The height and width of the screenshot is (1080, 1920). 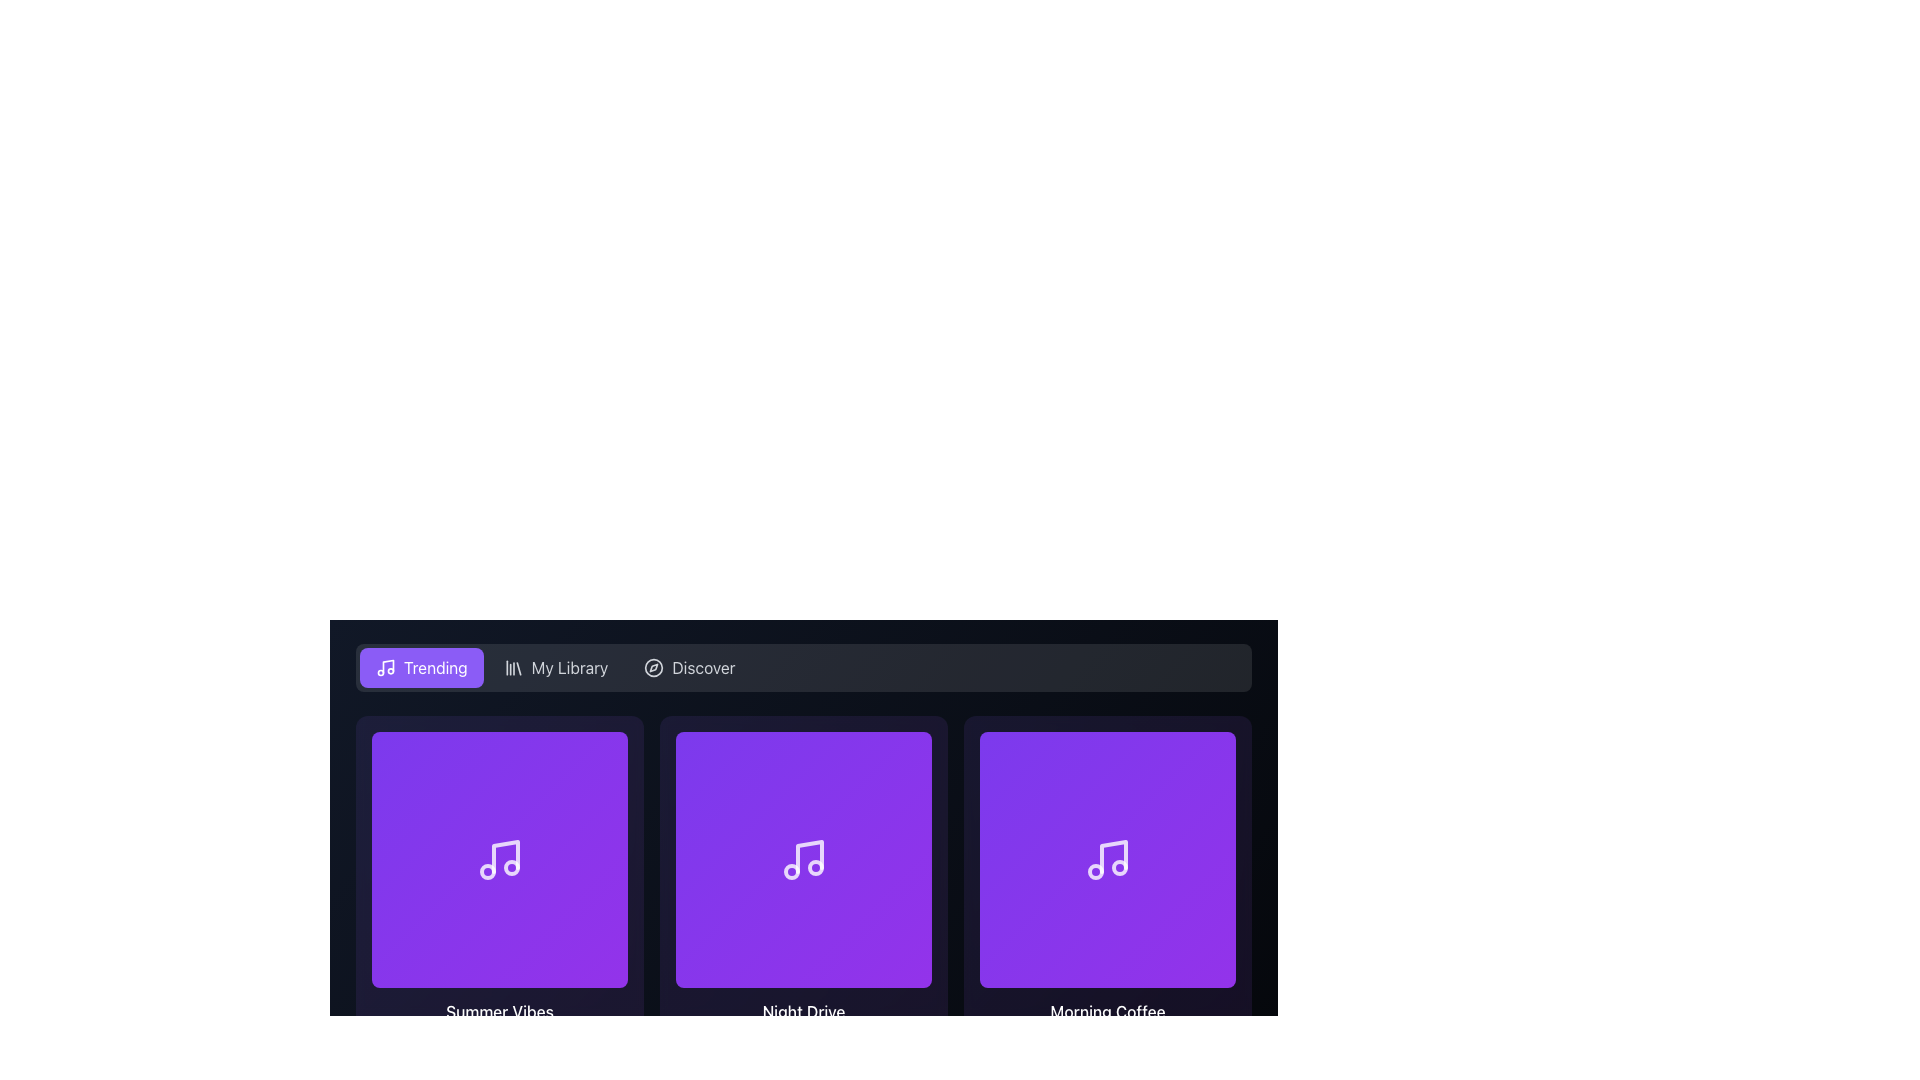 I want to click on the Text Label that serves as the title for the content associated with the purple box, positioned below the main icon and above the descriptive text about 'Deep Chill', so click(x=499, y=1011).